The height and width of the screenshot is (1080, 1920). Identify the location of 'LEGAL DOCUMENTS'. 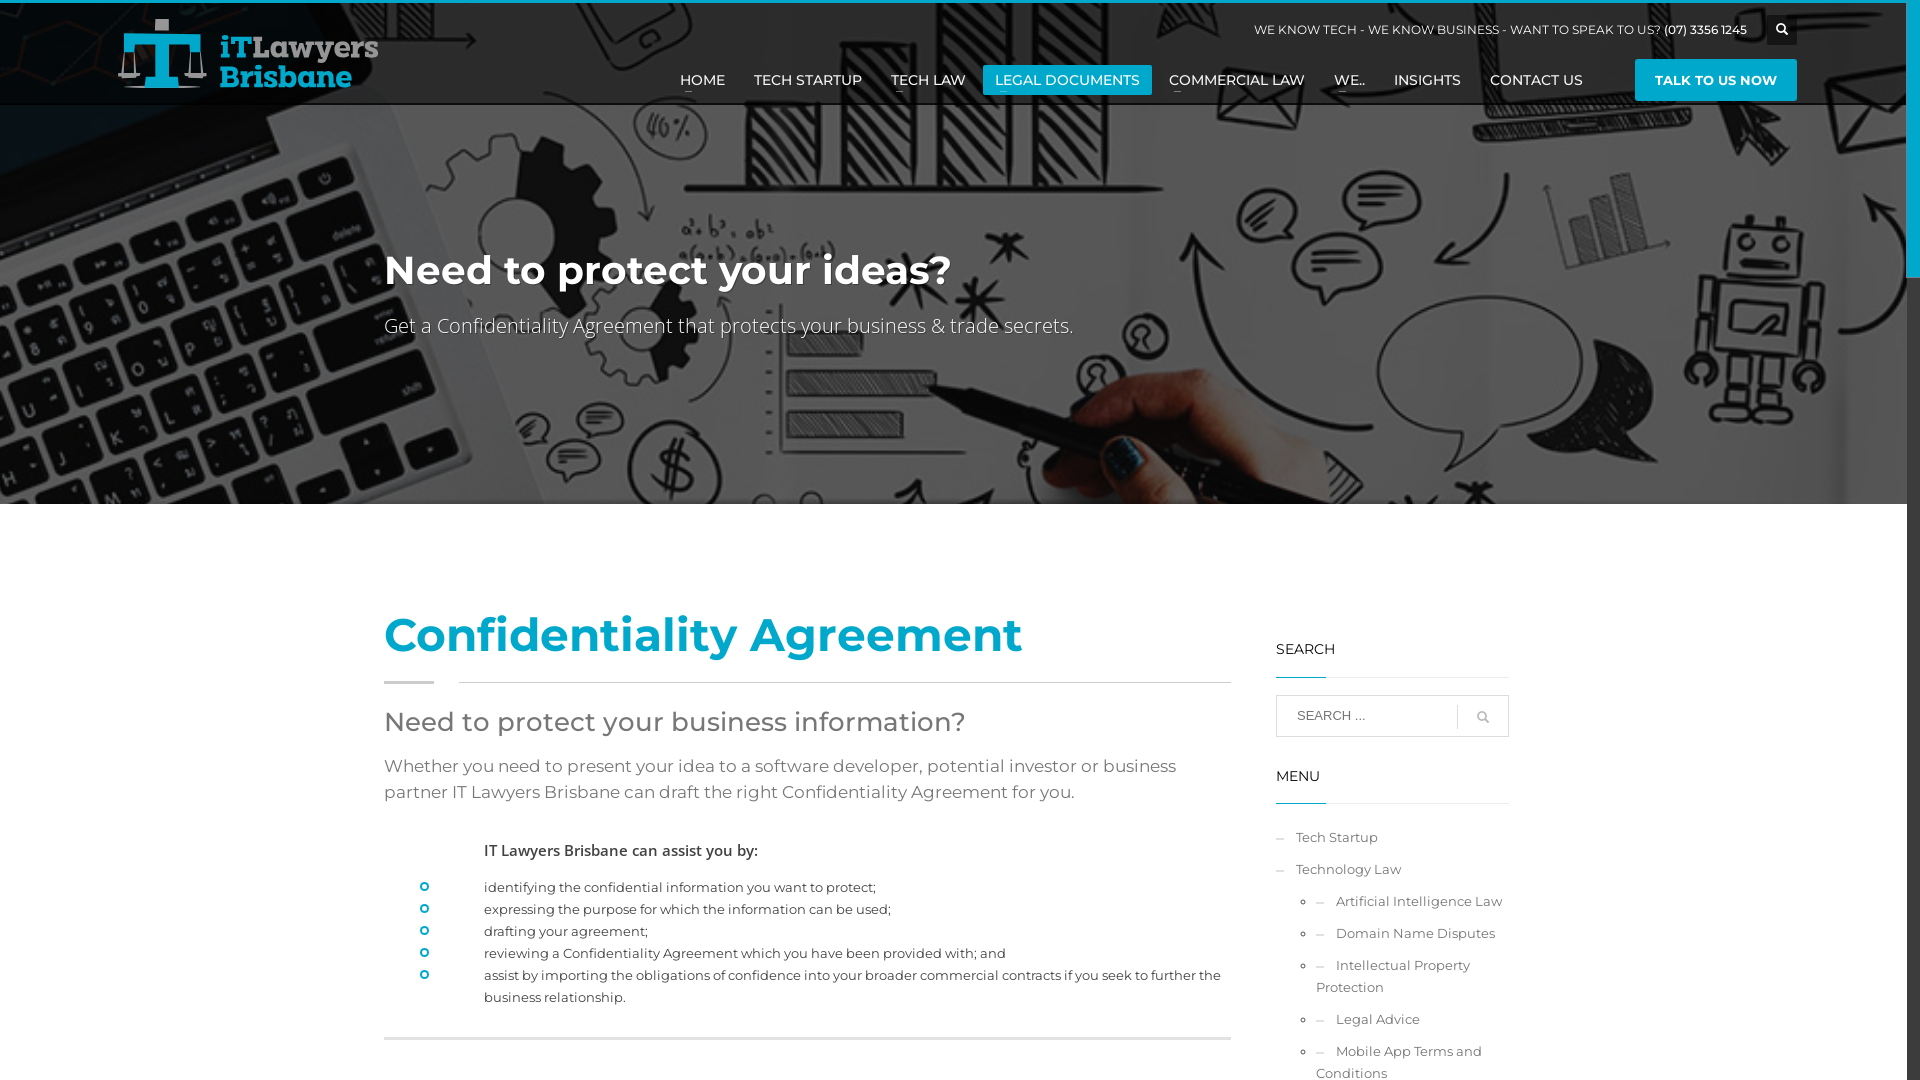
(1066, 79).